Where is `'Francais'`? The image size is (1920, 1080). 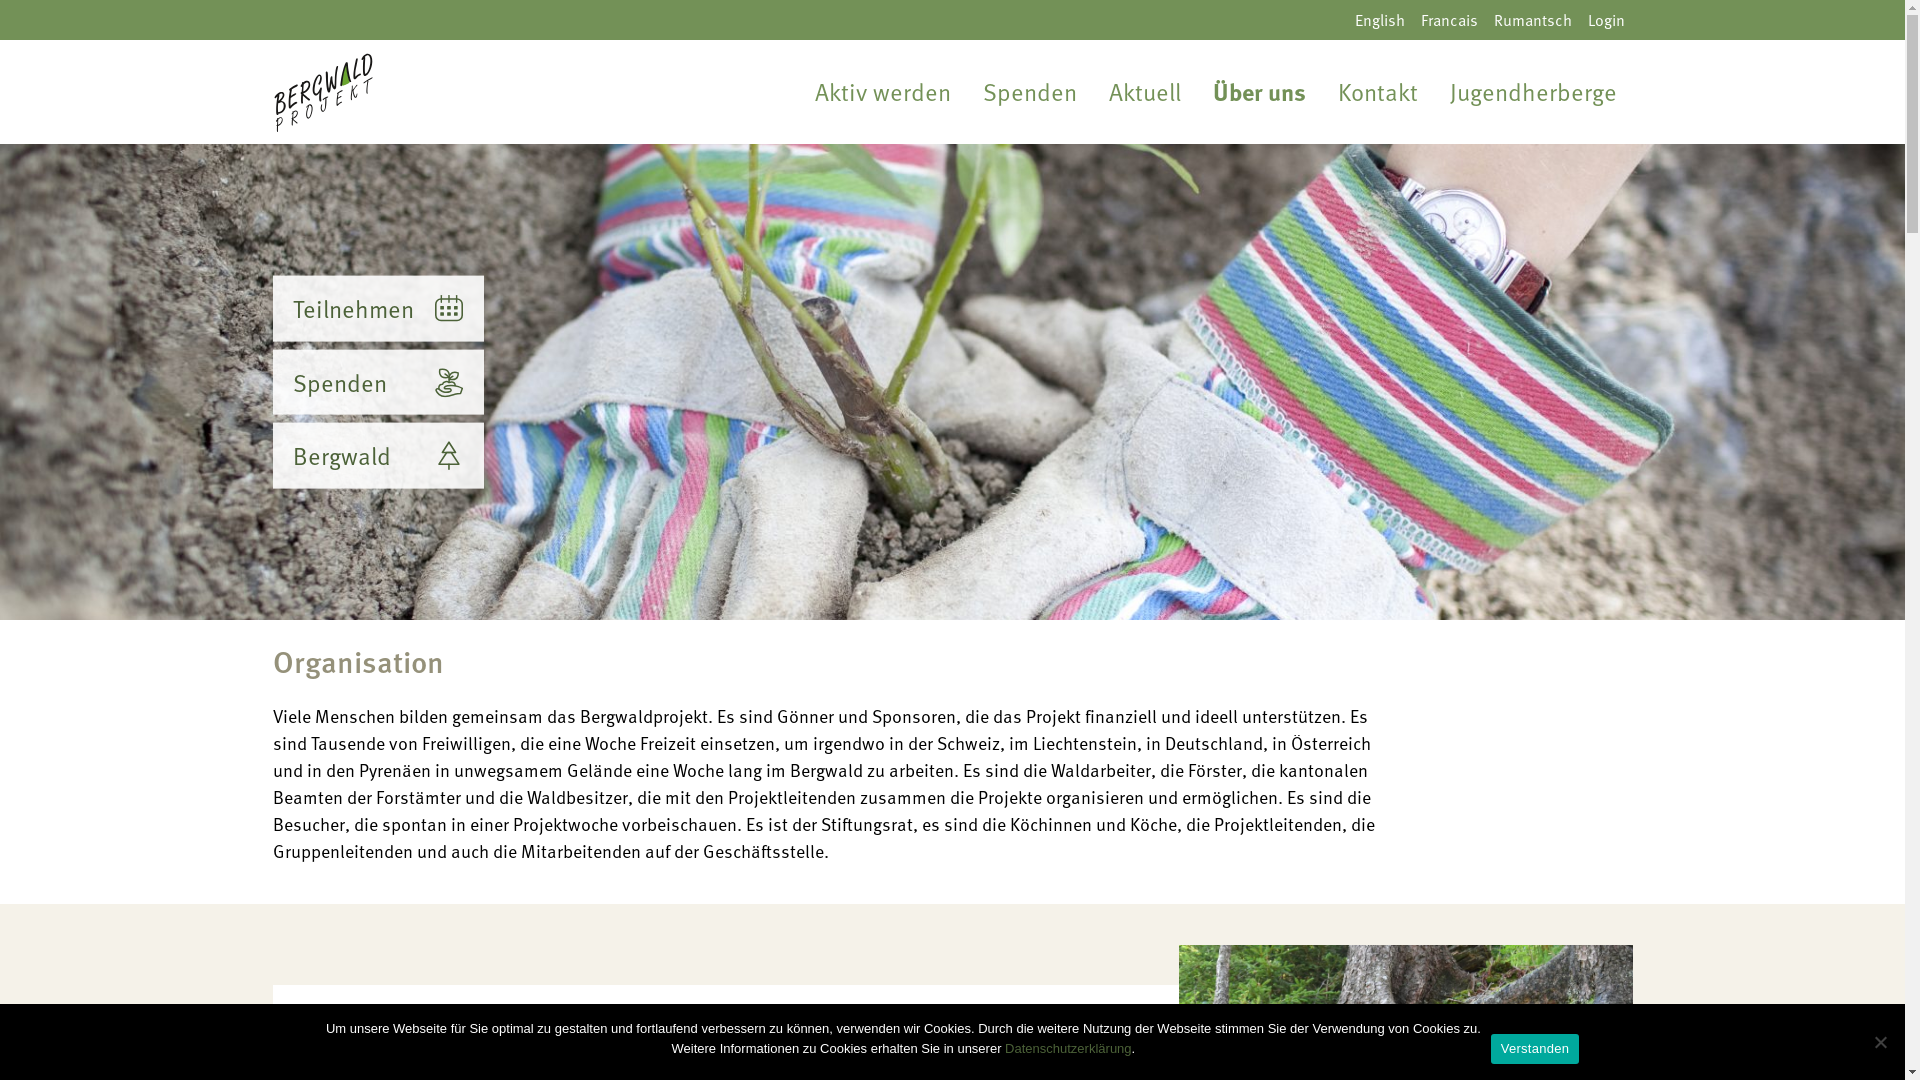
'Francais' is located at coordinates (1410, 19).